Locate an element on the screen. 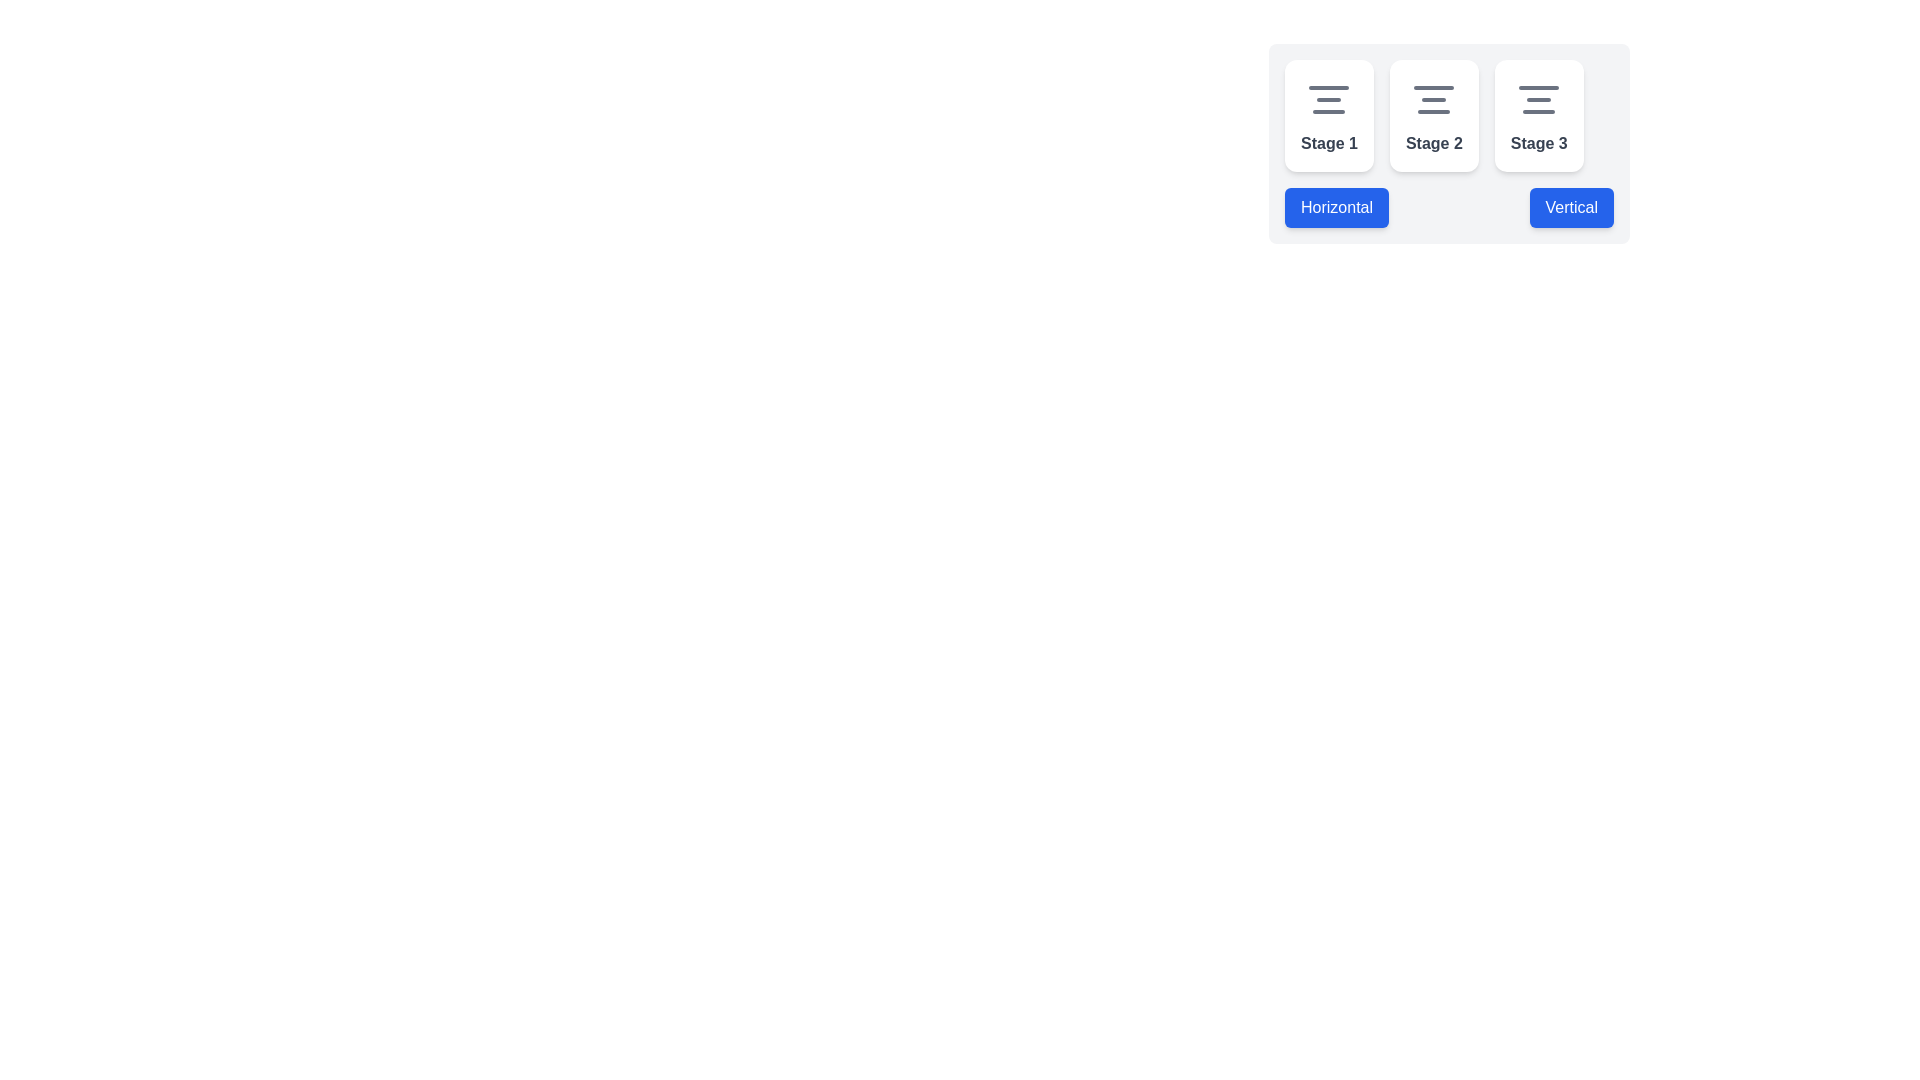  the first Card component located at the top left of a group of three horizontally aligned cards, which represents a stage or step in a sequence is located at coordinates (1329, 115).